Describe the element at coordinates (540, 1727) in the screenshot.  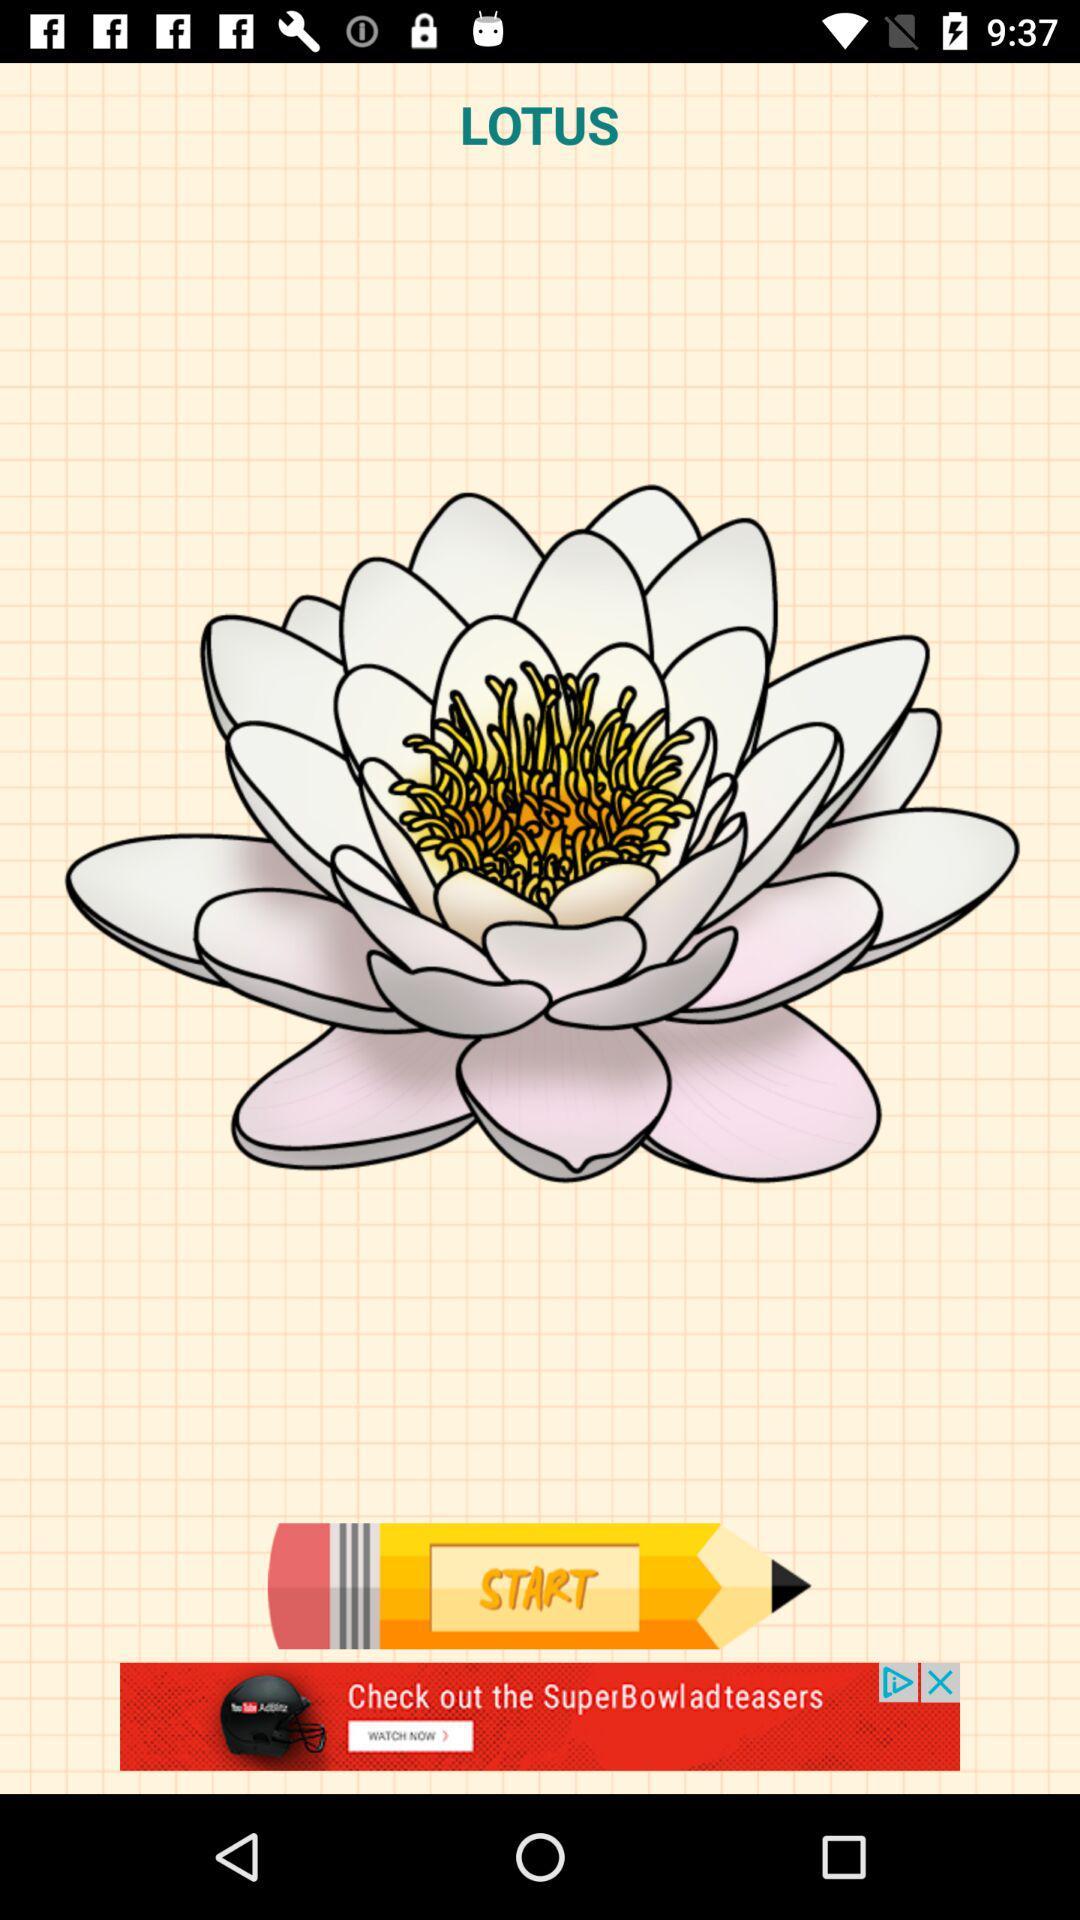
I see `the advertisement page` at that location.